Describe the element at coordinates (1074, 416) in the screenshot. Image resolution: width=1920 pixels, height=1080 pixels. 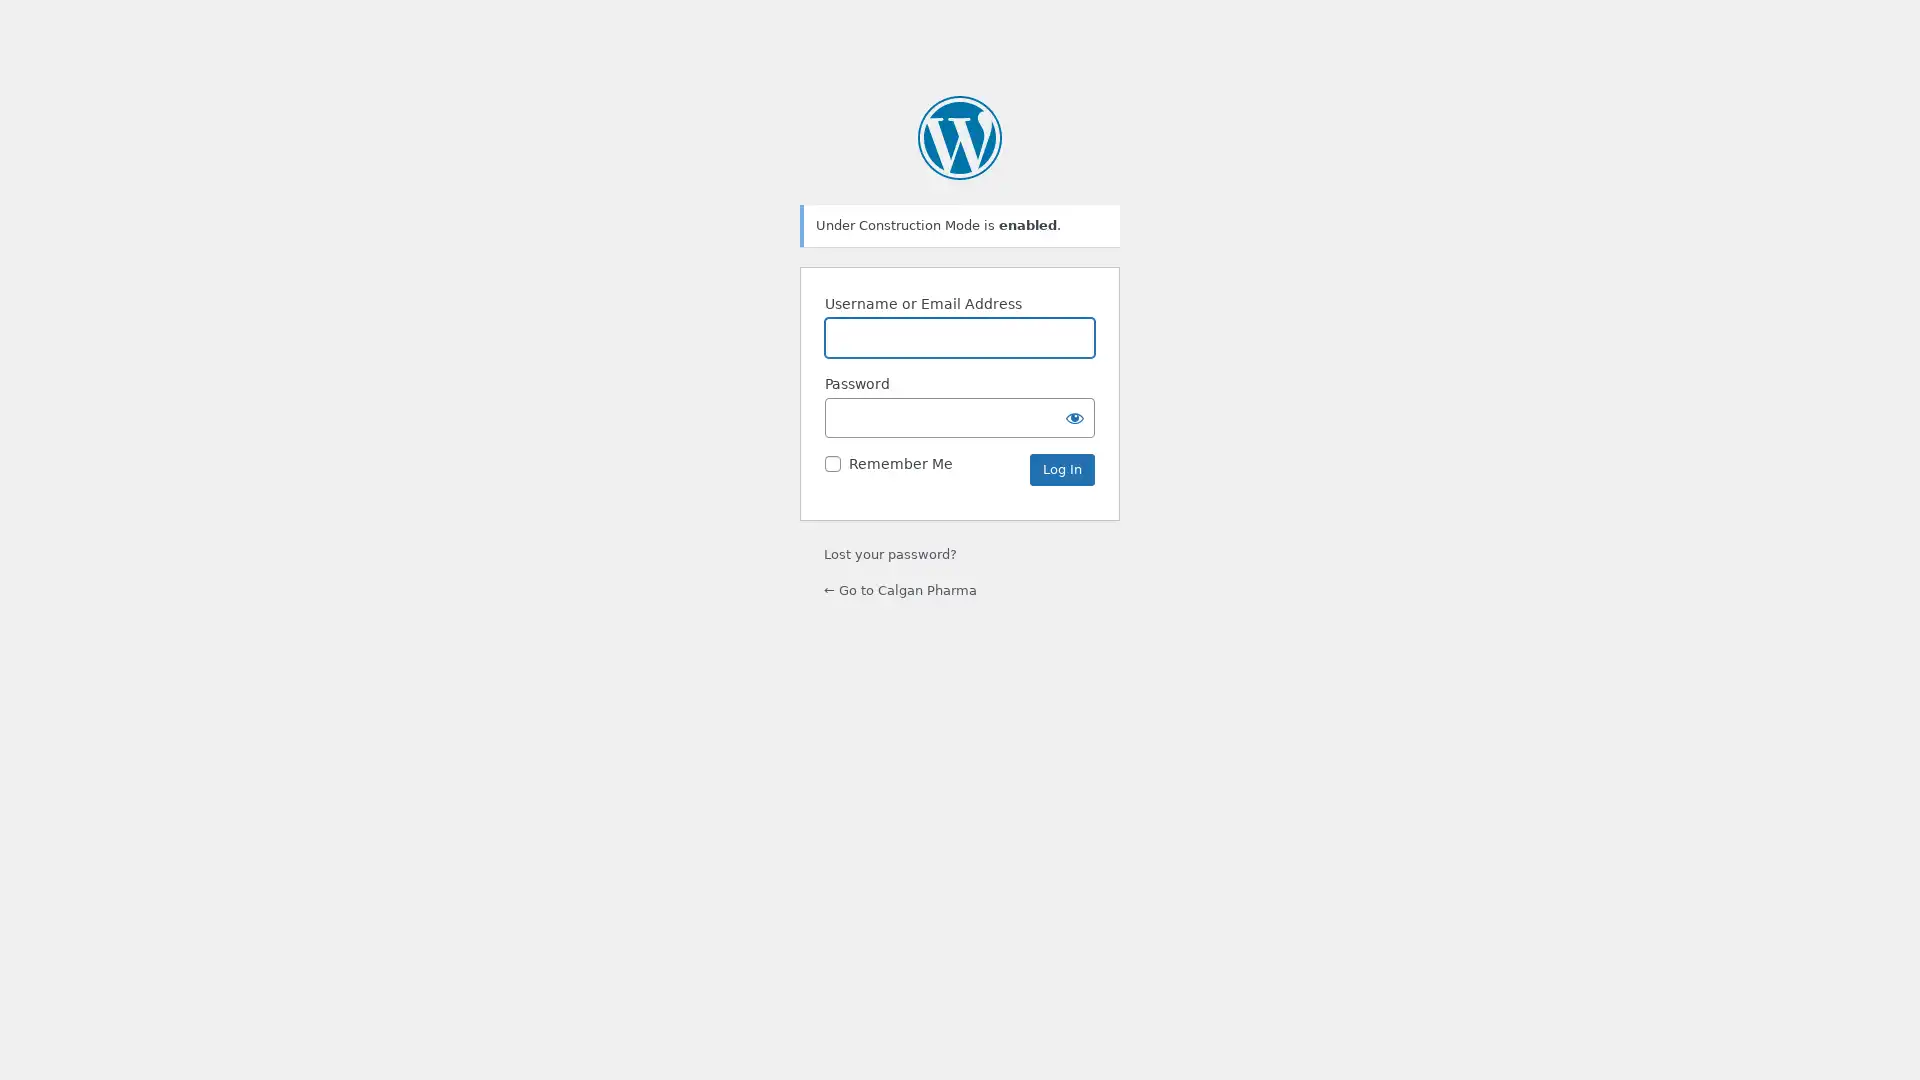
I see `Show password` at that location.